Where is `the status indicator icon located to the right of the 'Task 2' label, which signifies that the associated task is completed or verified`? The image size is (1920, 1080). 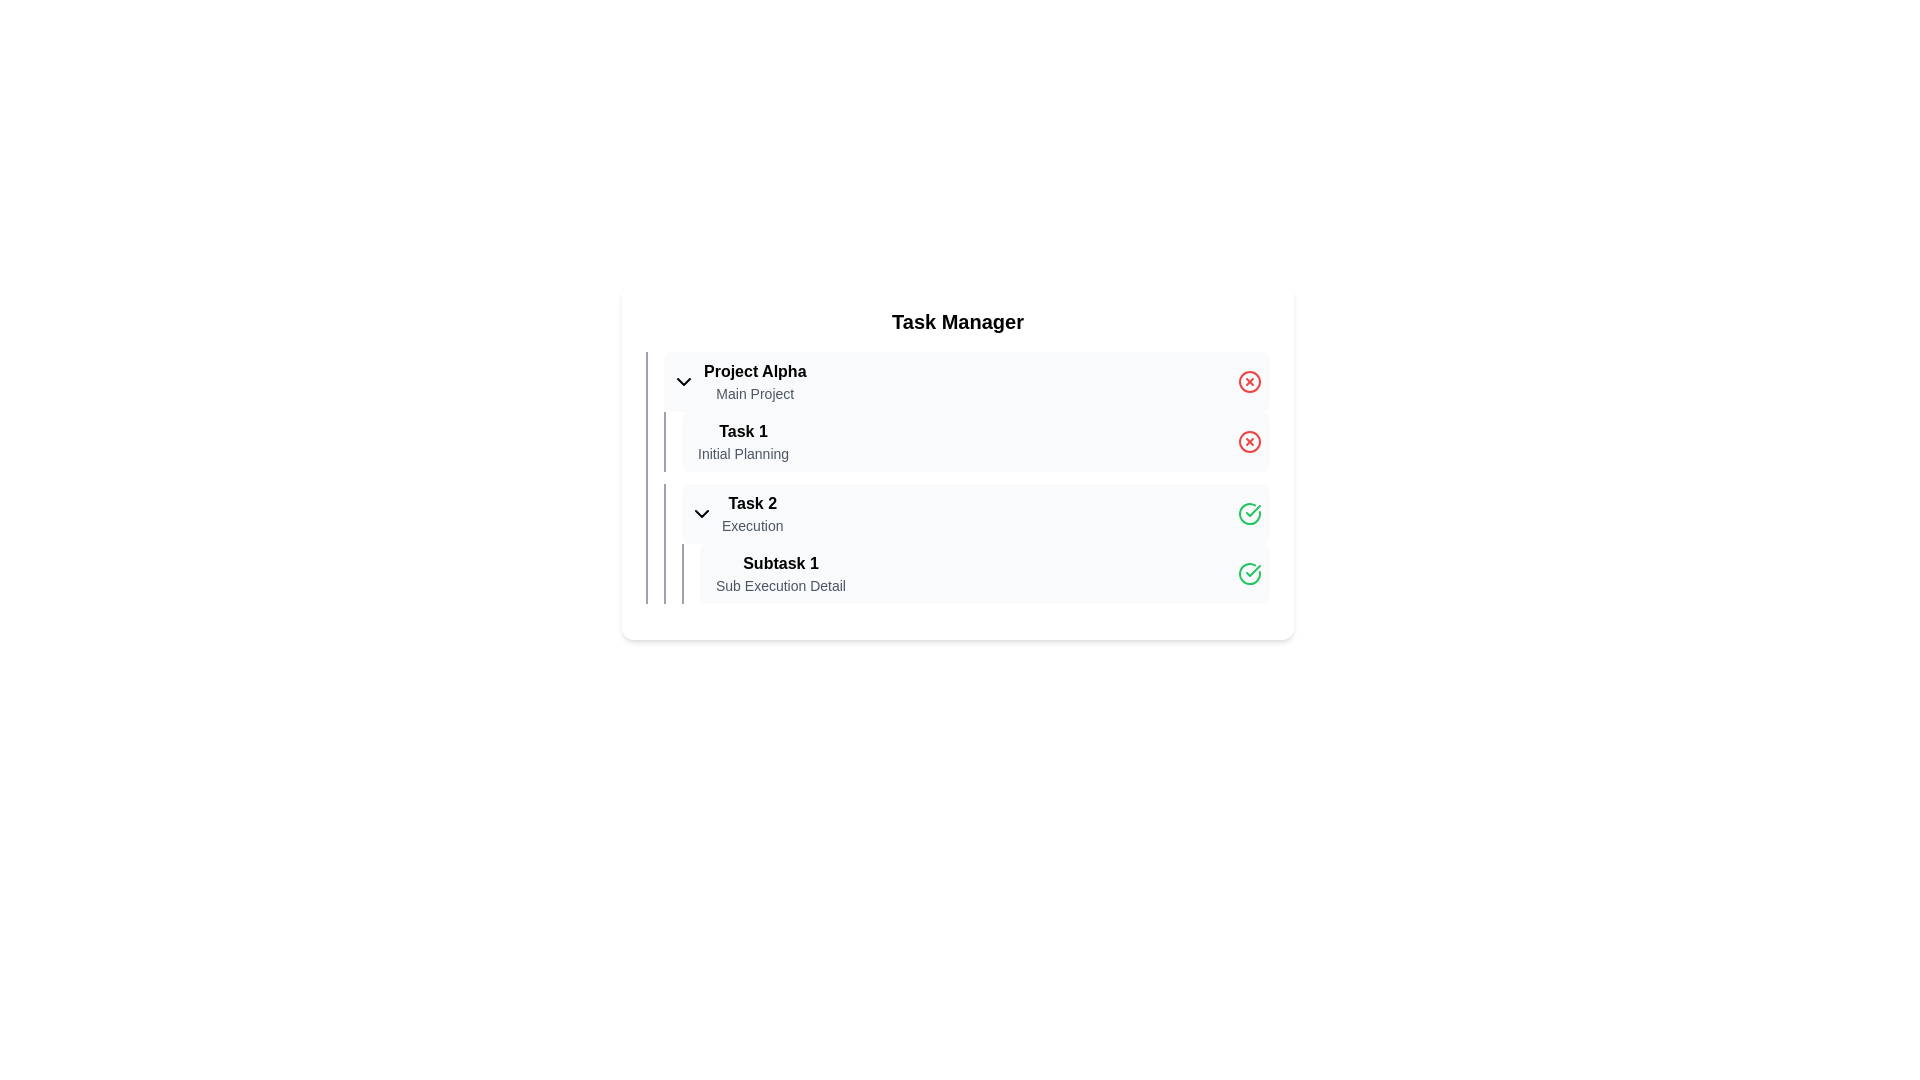
the status indicator icon located to the right of the 'Task 2' label, which signifies that the associated task is completed or verified is located at coordinates (1252, 570).